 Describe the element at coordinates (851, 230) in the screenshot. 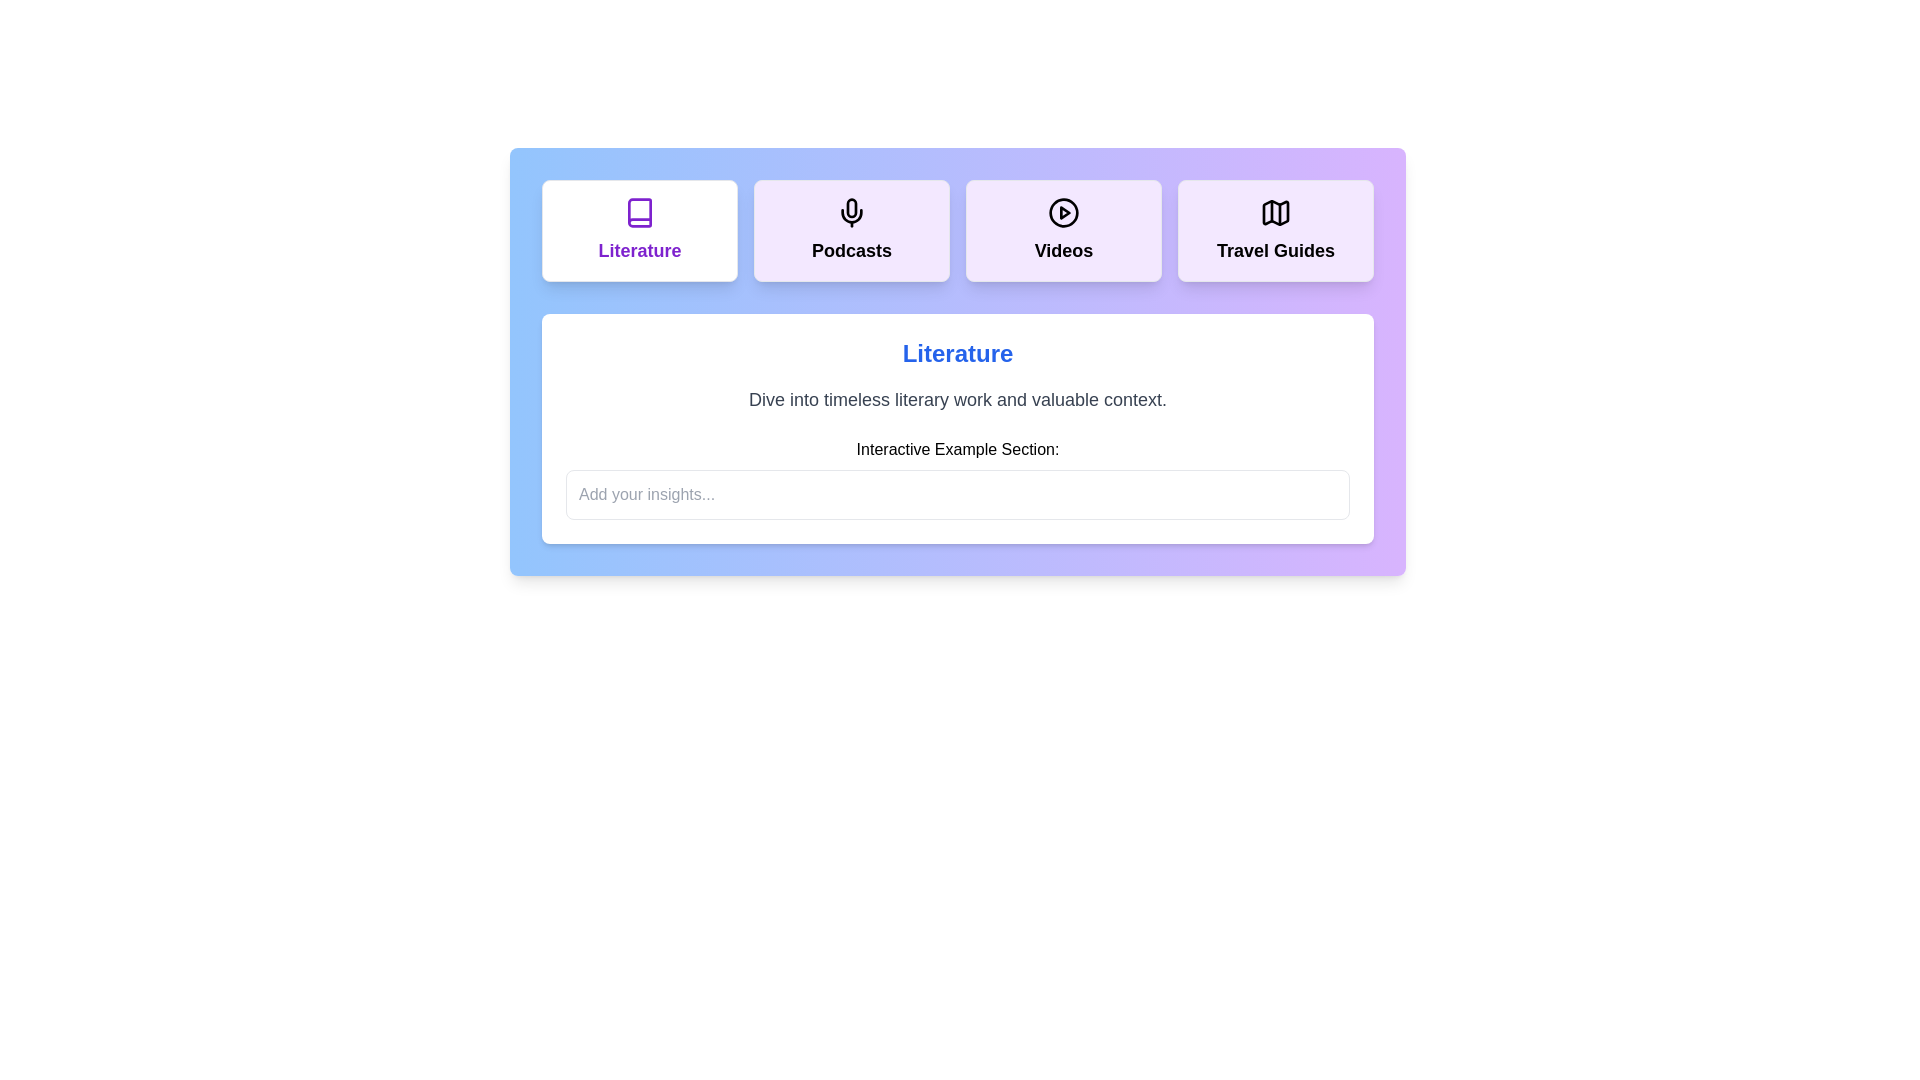

I see `the tab corresponding to Podcasts` at that location.